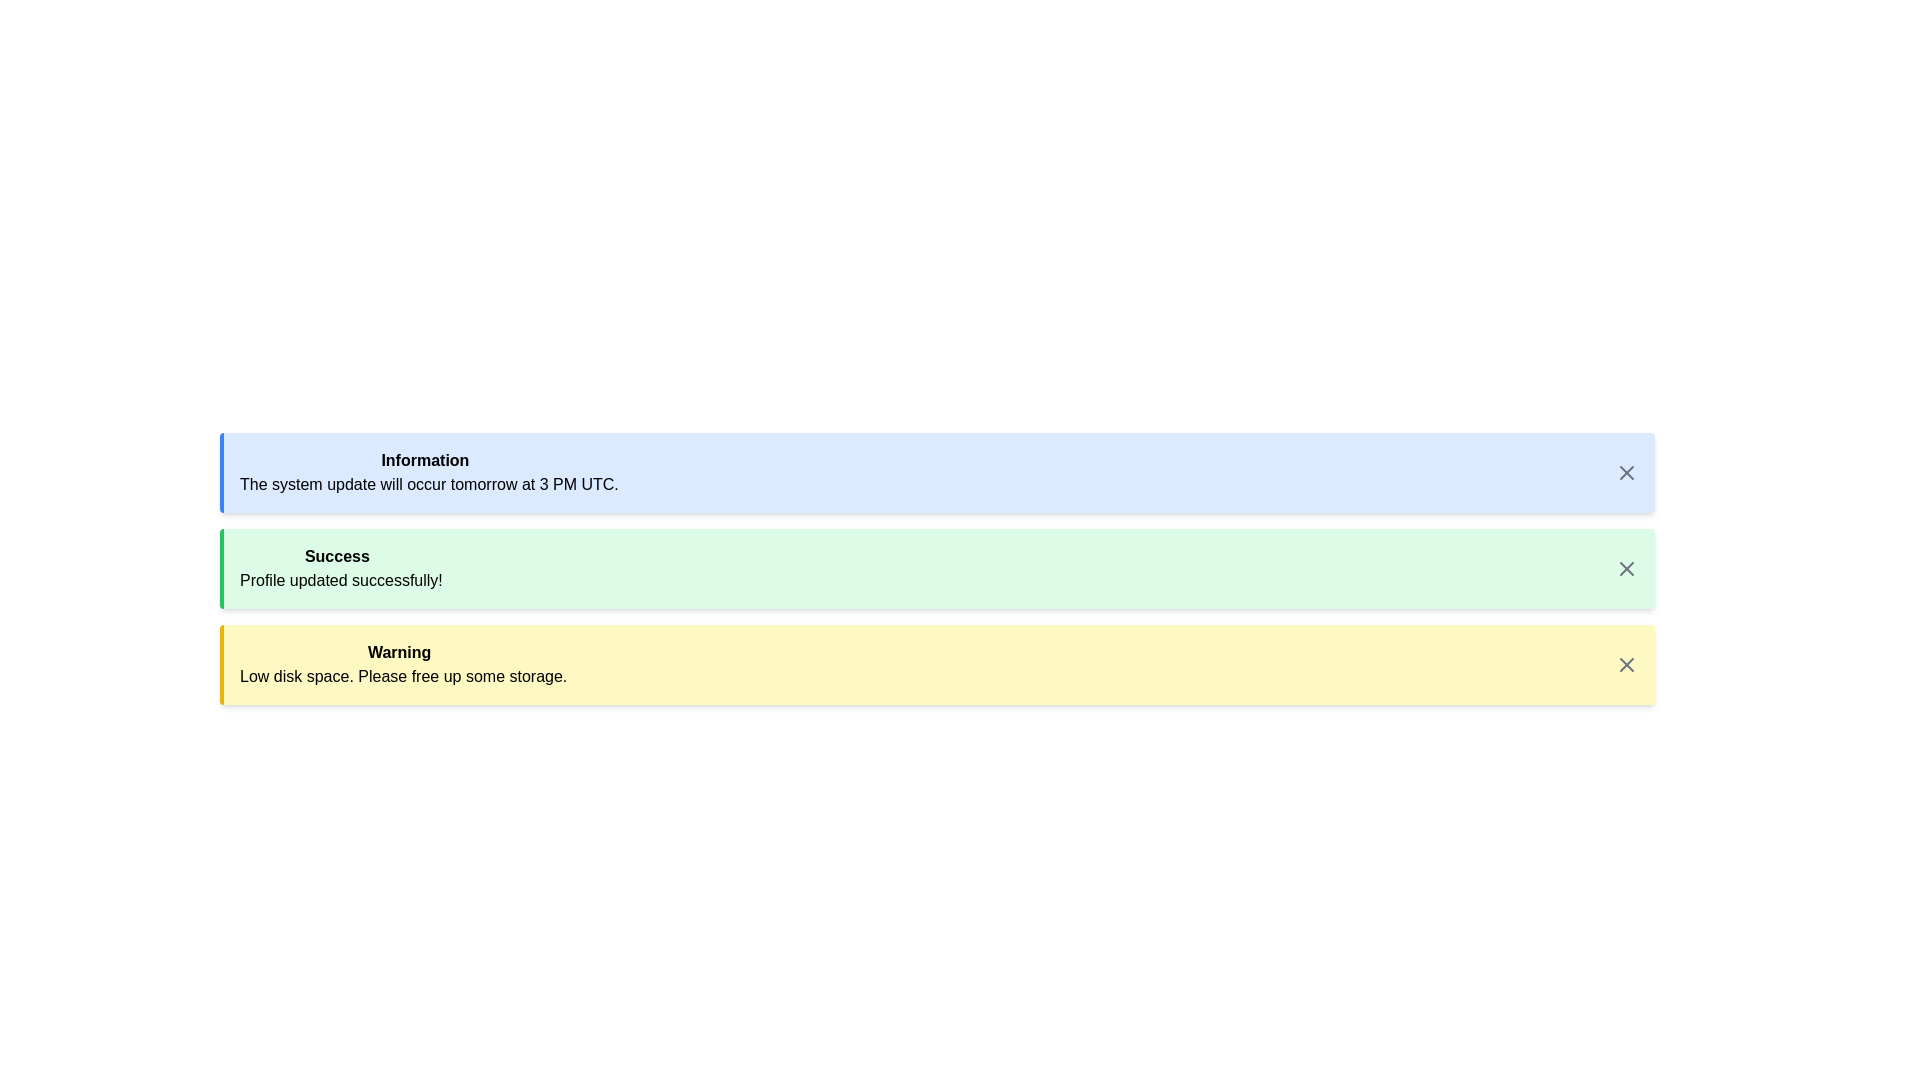 Image resolution: width=1920 pixels, height=1080 pixels. What do you see at coordinates (938, 664) in the screenshot?
I see `warning from the Notification Banner that alerts the user about low disk space, positioned below the green 'Success' bar` at bounding box center [938, 664].